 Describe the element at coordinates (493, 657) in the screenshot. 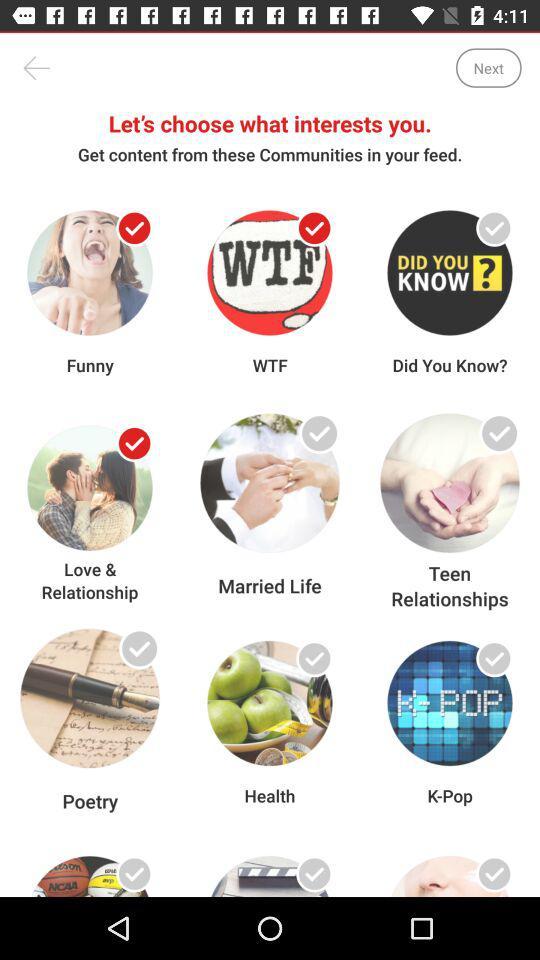

I see `choose category` at that location.